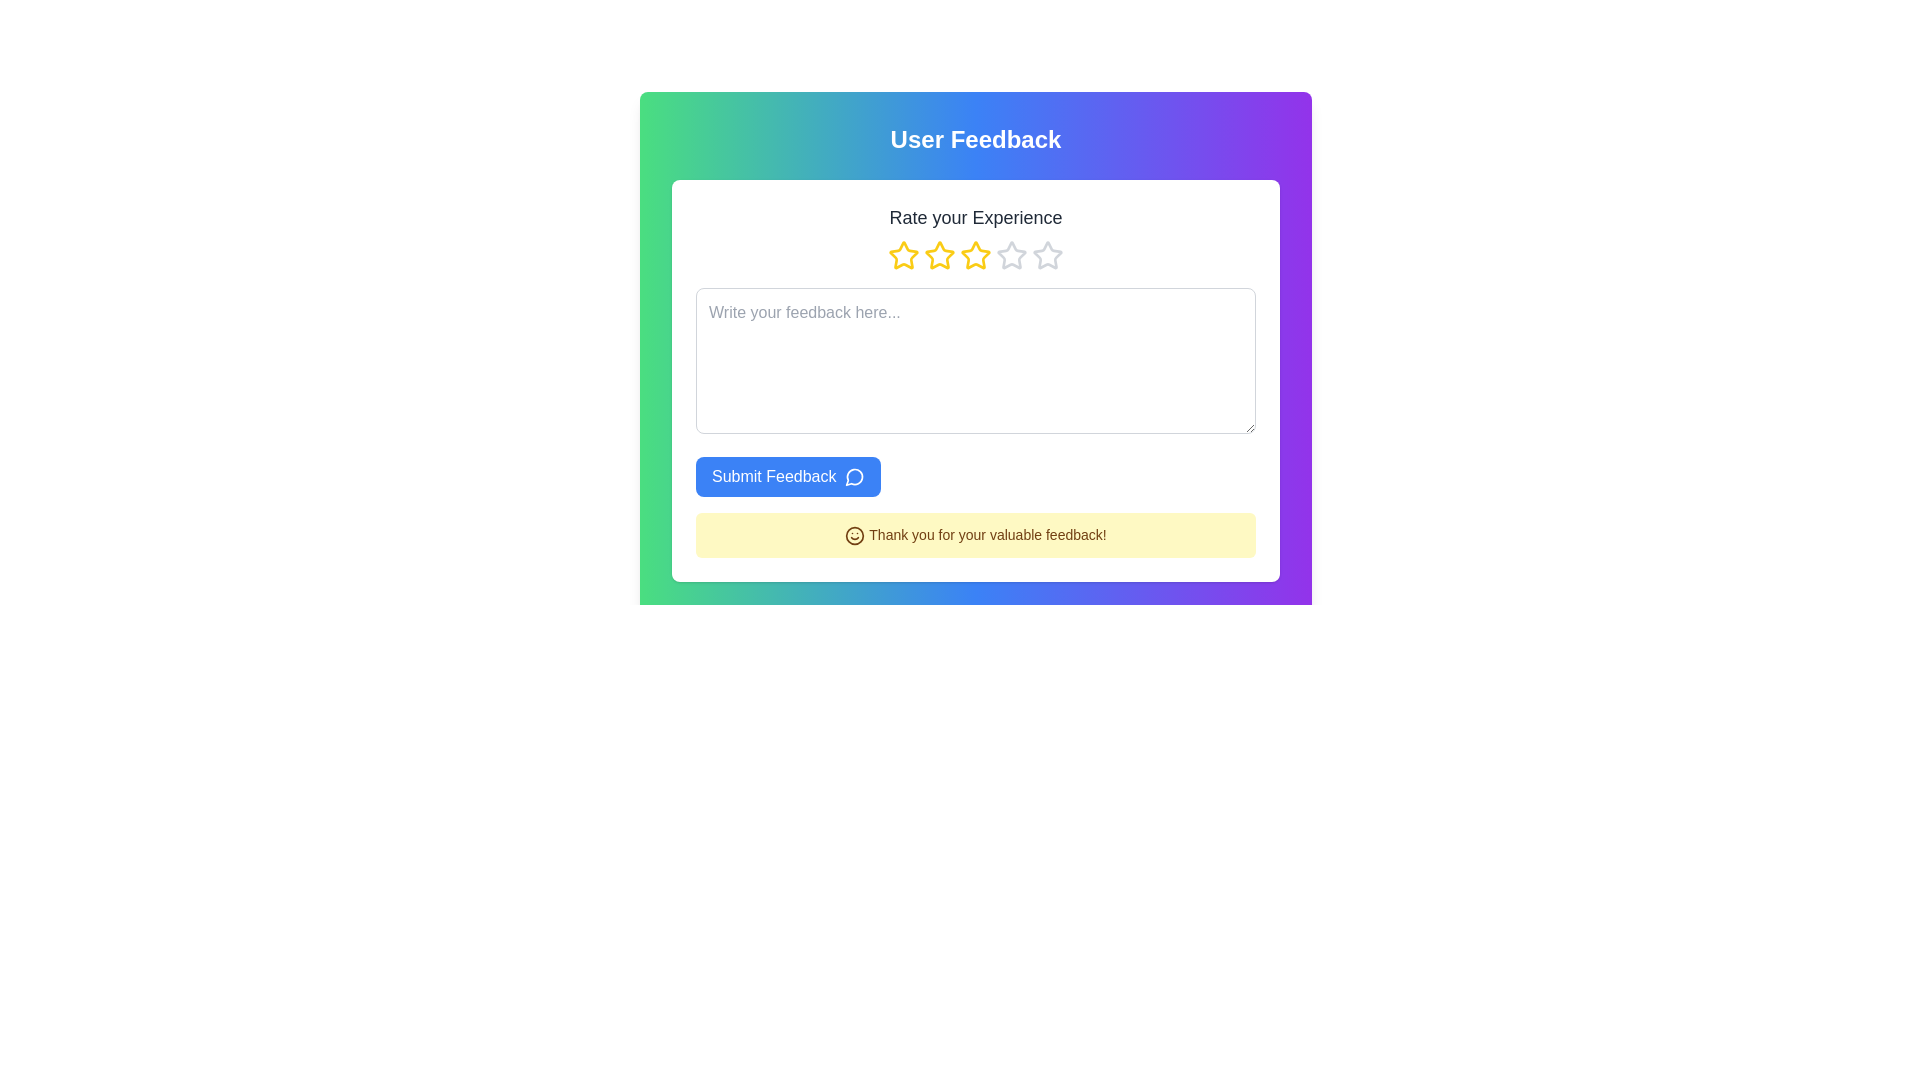 This screenshot has height=1080, width=1920. Describe the element at coordinates (1045, 253) in the screenshot. I see `the fifth star in the horizontal arrangement of five stars to rate your experience, located in the 'Rate your Experience' box` at that location.